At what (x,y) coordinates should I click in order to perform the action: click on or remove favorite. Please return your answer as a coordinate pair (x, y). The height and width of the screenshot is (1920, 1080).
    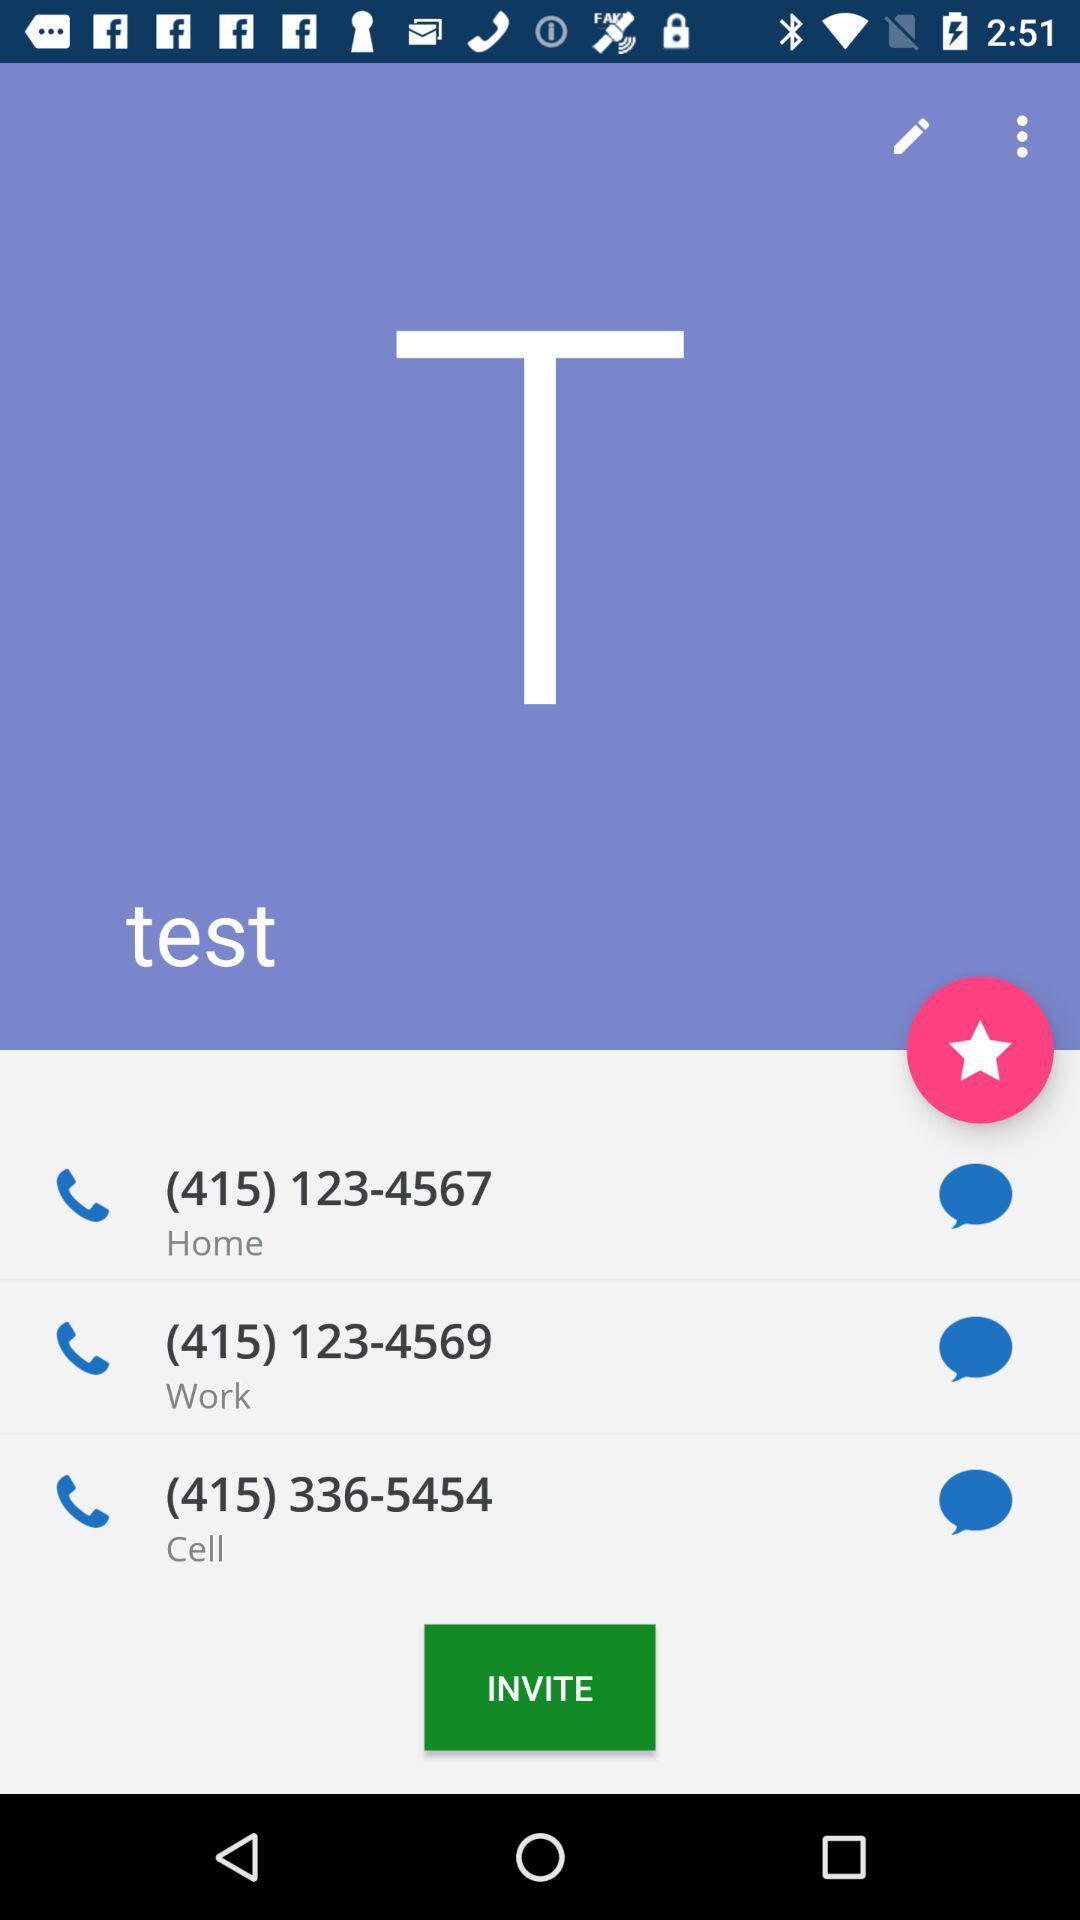
    Looking at the image, I should click on (979, 1049).